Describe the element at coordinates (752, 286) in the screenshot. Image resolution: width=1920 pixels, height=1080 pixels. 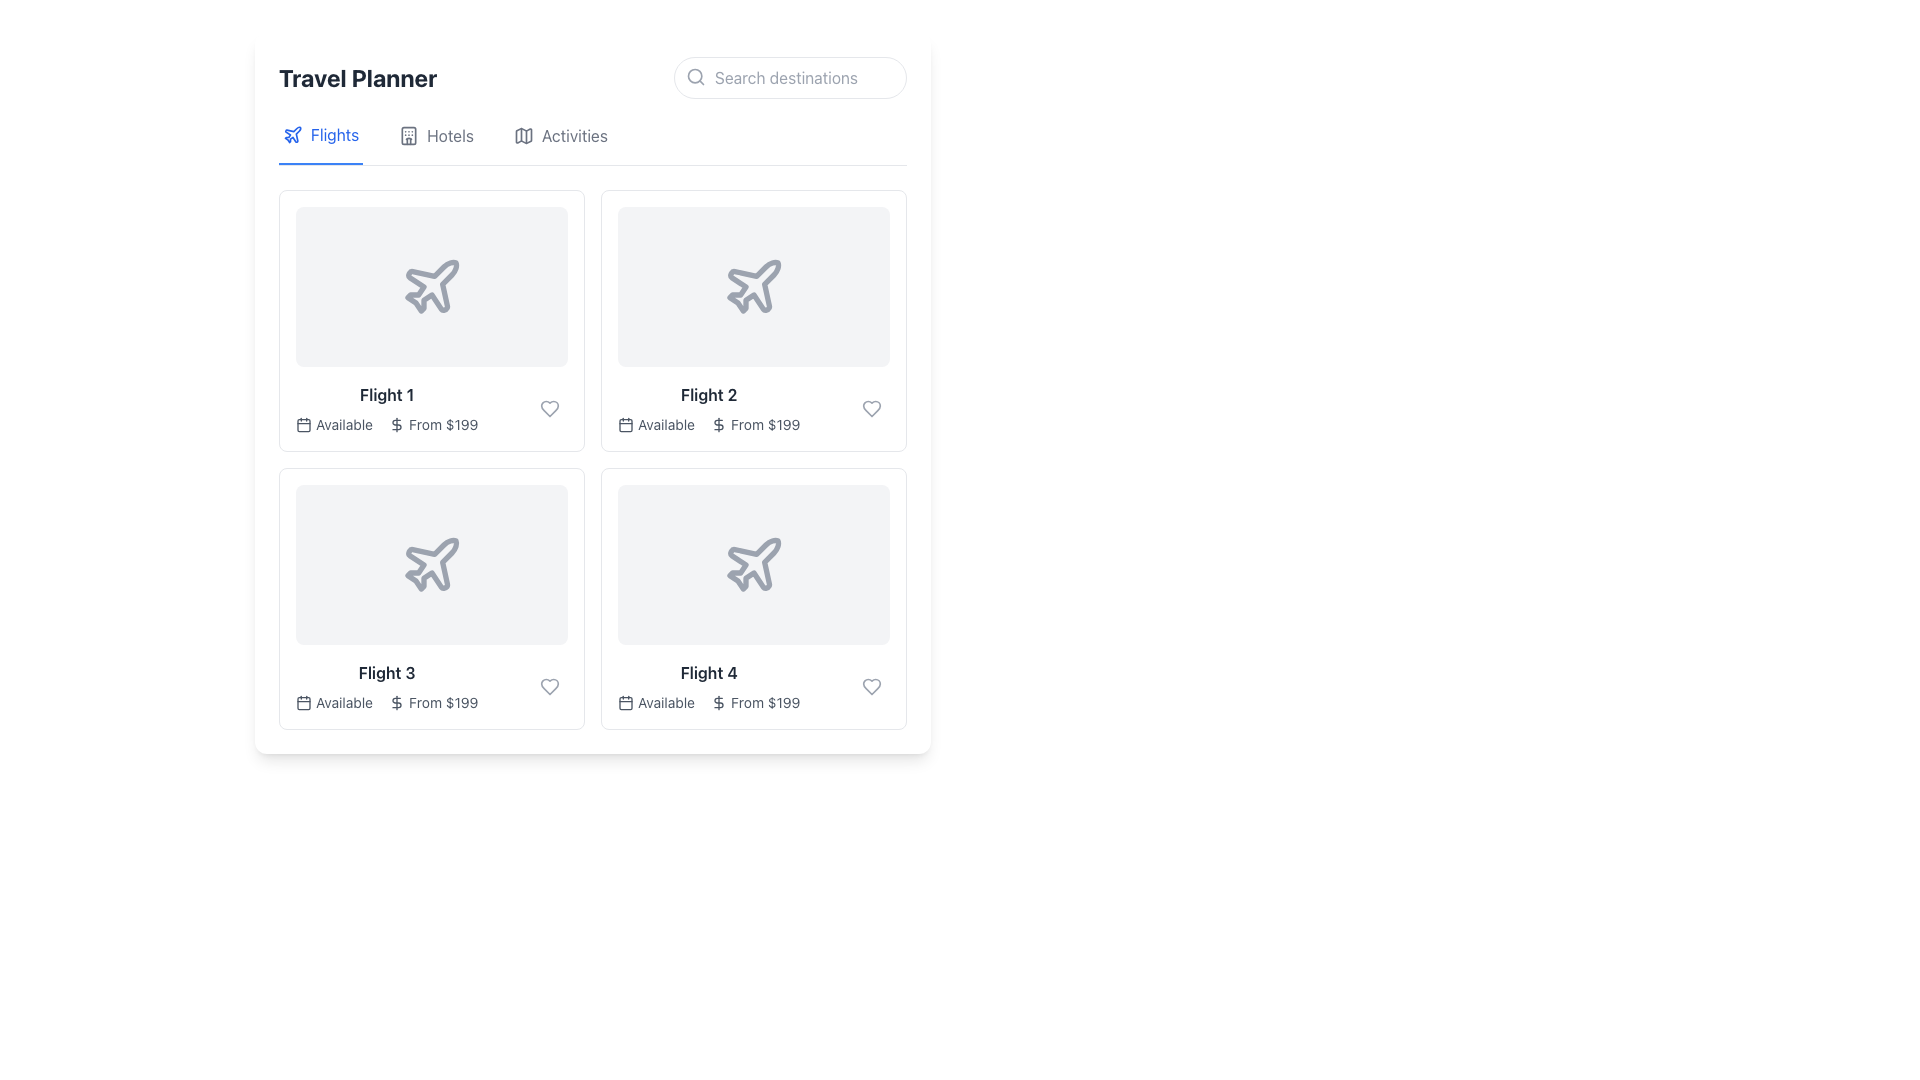
I see `the second airplane icon in the grid layout of the 'Travel Planner' interface` at that location.